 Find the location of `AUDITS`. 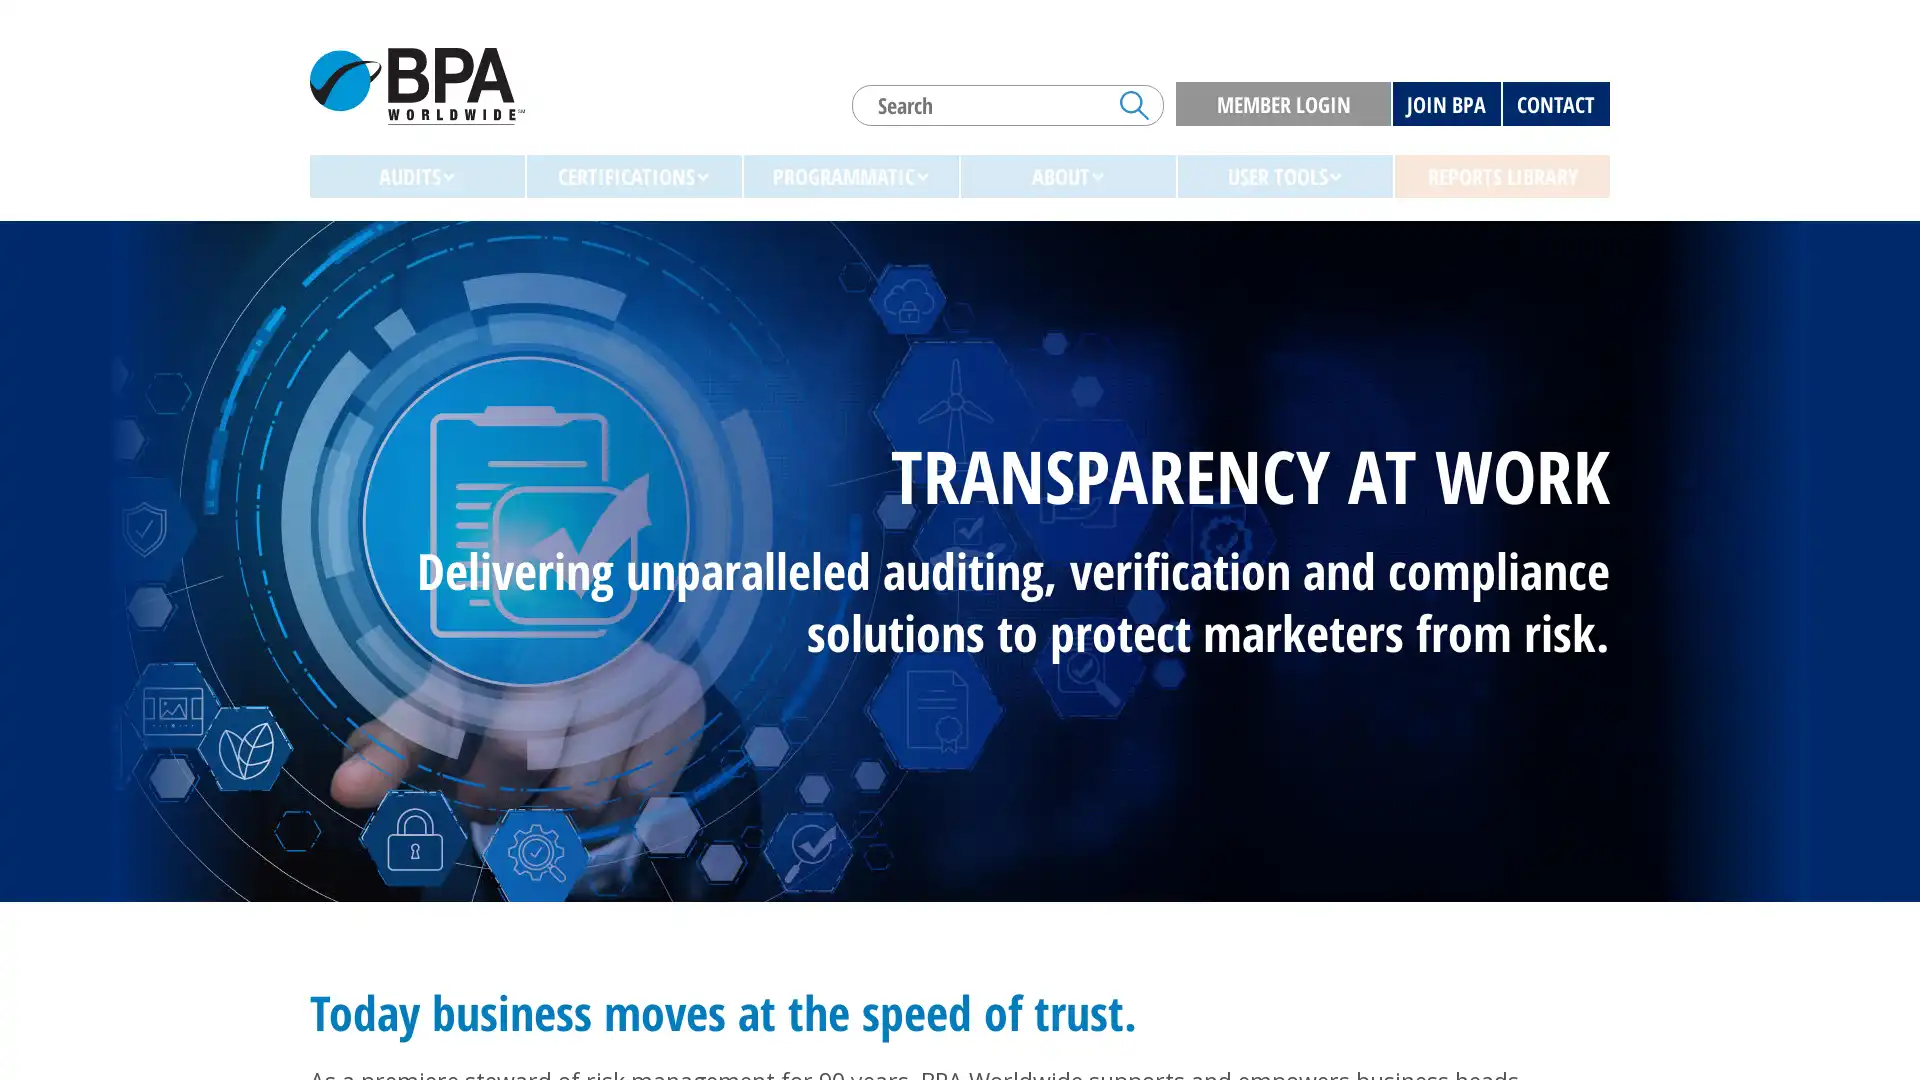

AUDITS is located at coordinates (416, 175).